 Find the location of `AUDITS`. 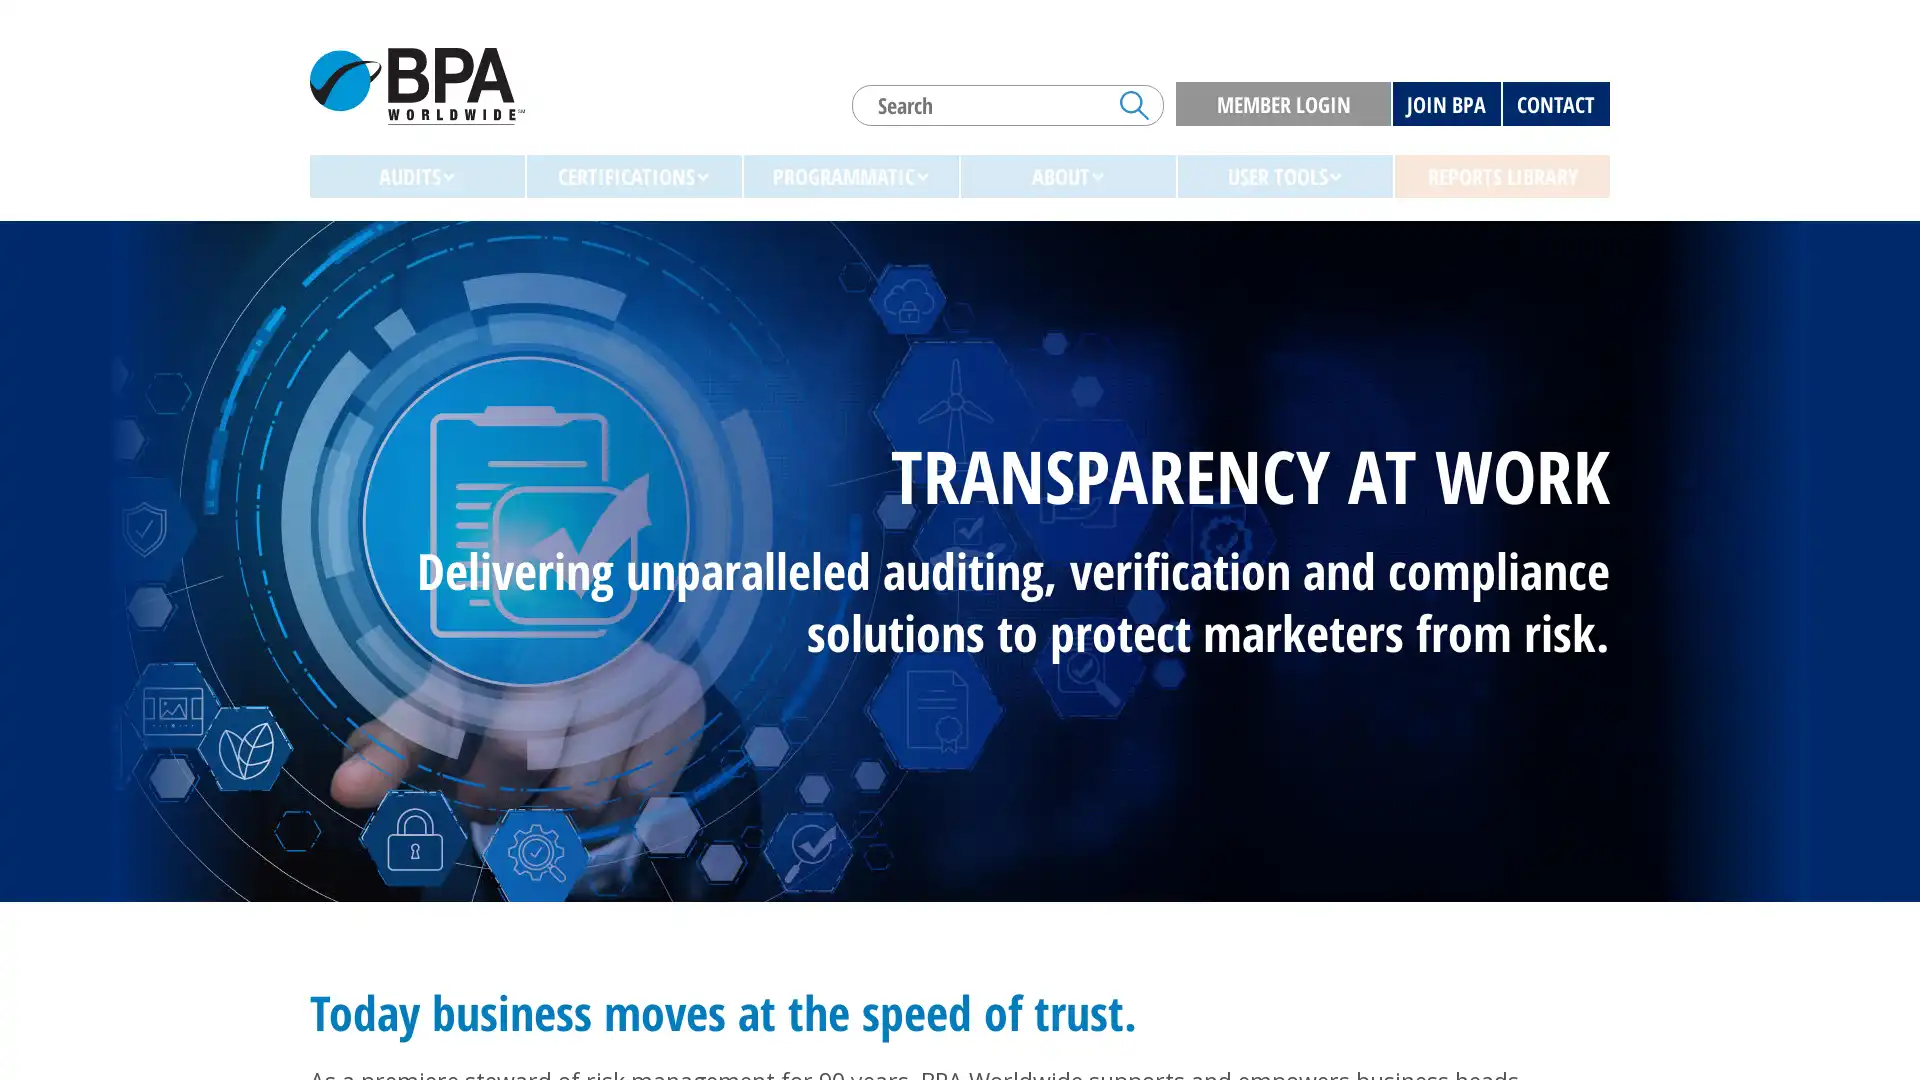

AUDITS is located at coordinates (416, 175).